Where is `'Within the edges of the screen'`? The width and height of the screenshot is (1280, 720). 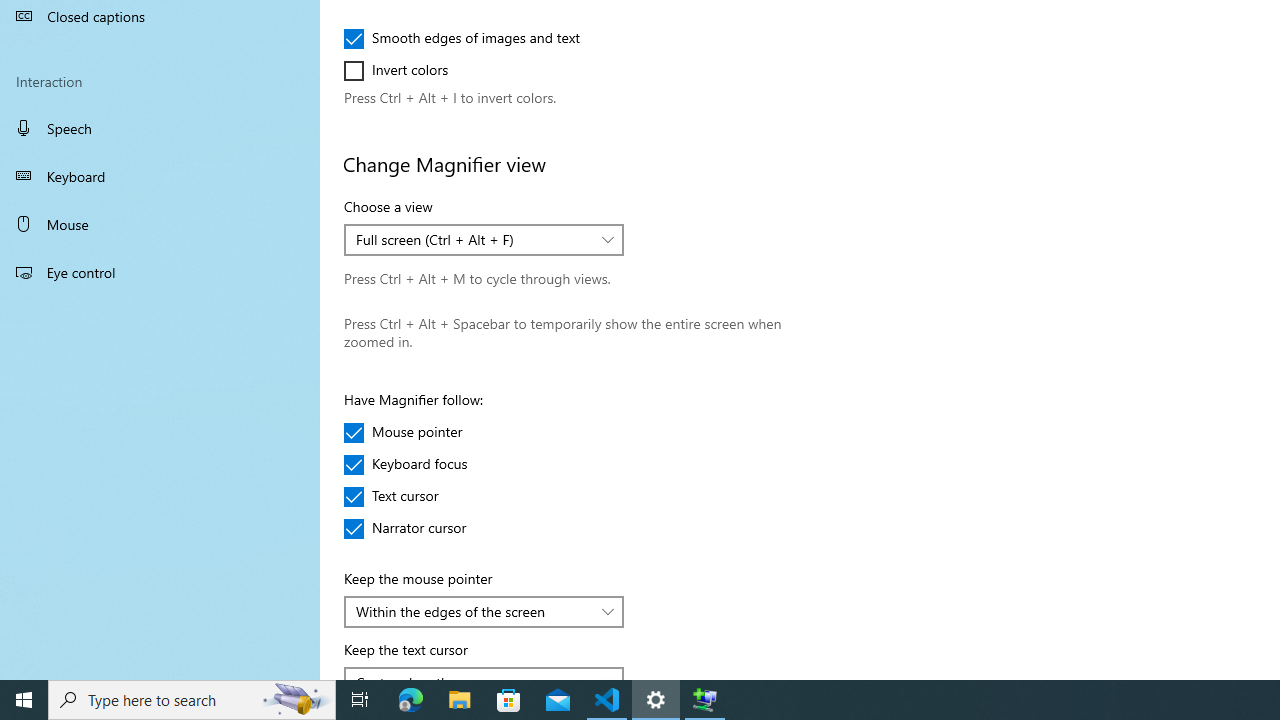
'Within the edges of the screen' is located at coordinates (472, 610).